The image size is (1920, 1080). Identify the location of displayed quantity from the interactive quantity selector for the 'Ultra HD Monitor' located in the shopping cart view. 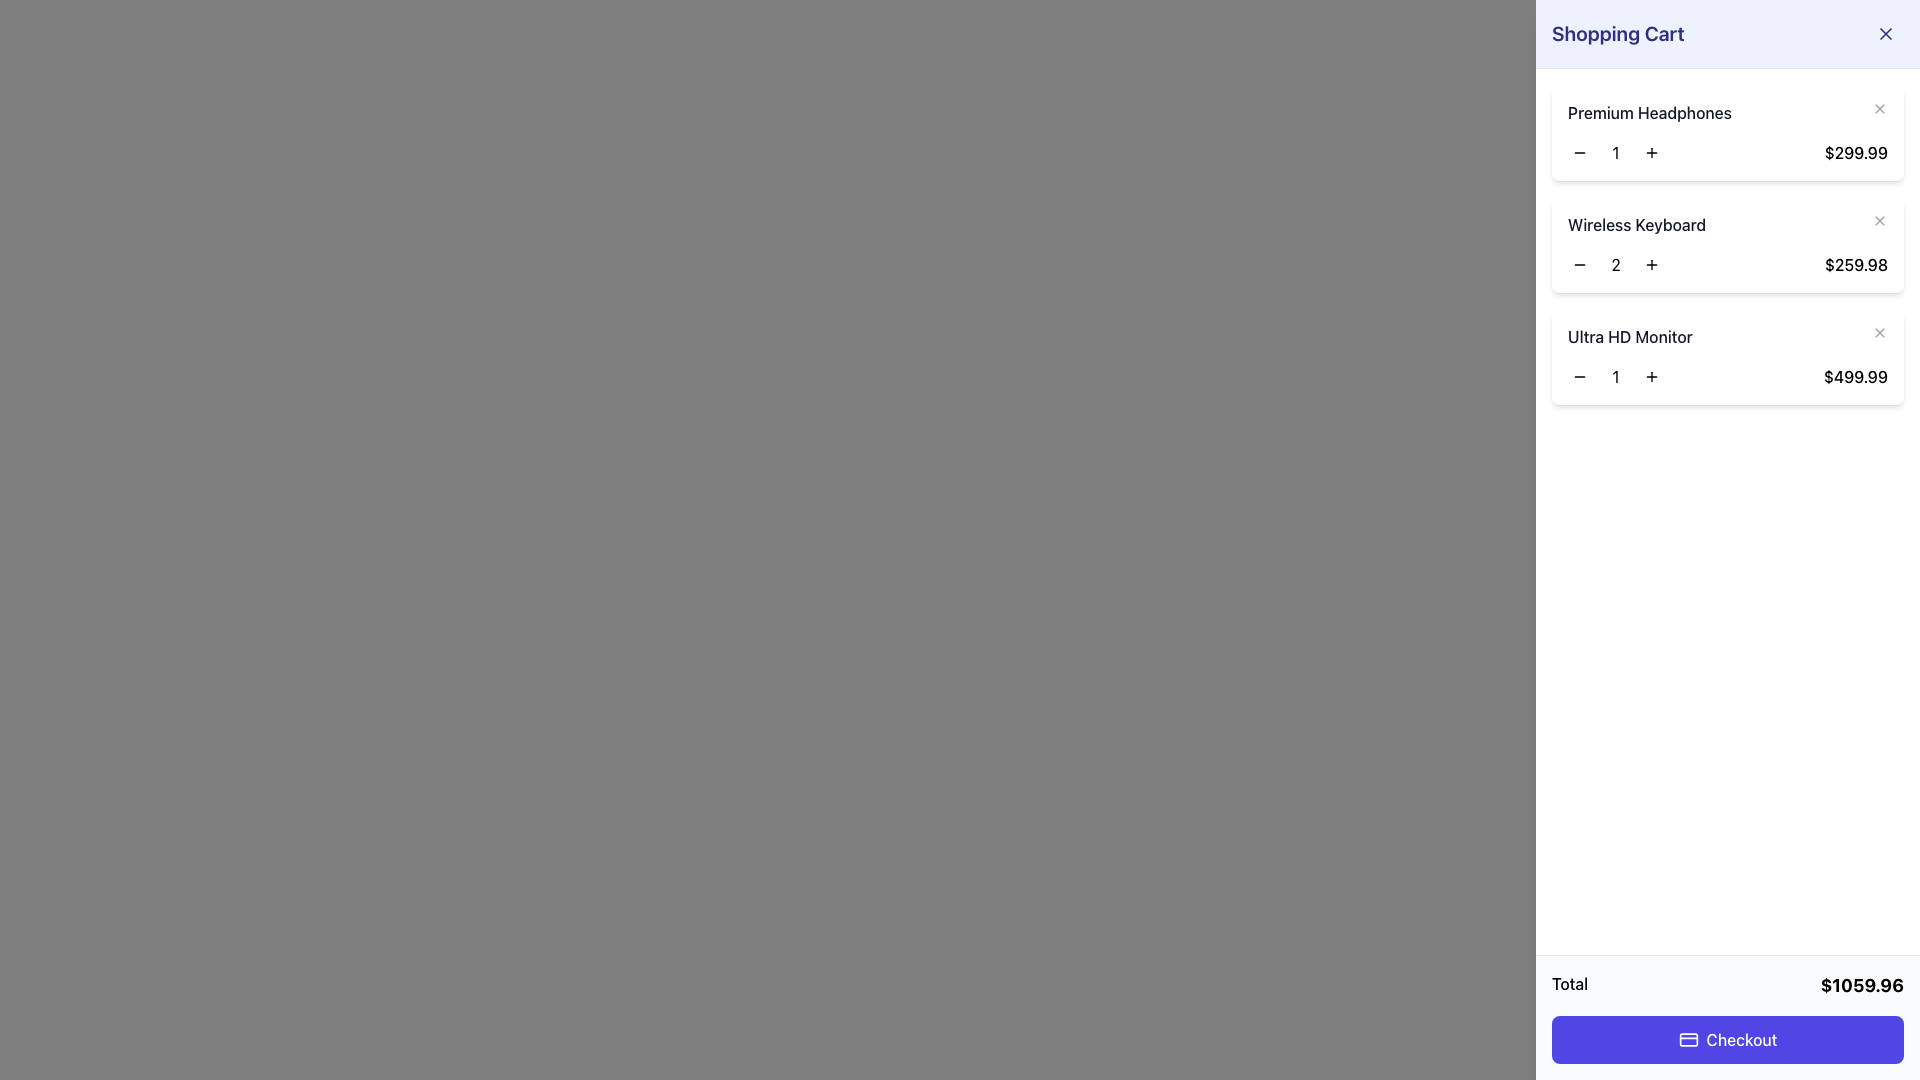
(1727, 377).